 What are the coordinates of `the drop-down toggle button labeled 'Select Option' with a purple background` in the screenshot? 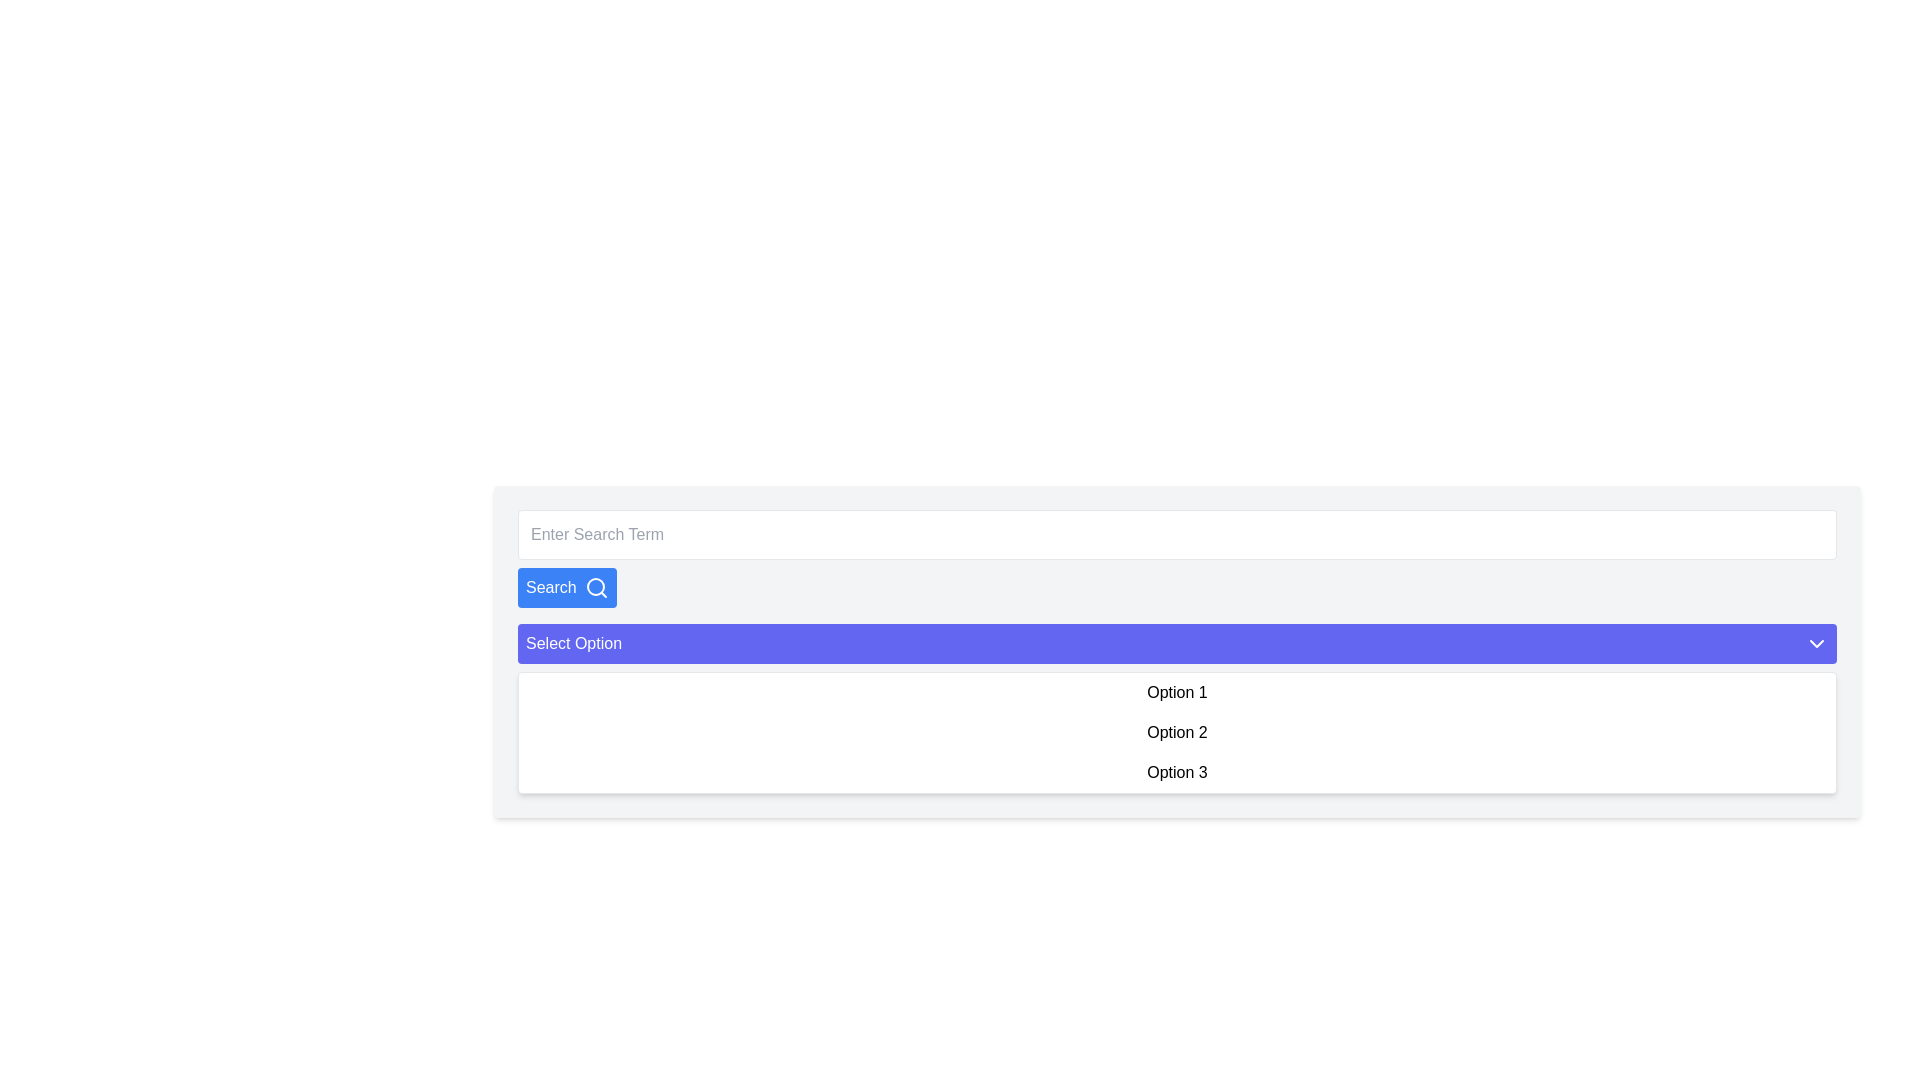 It's located at (1177, 644).